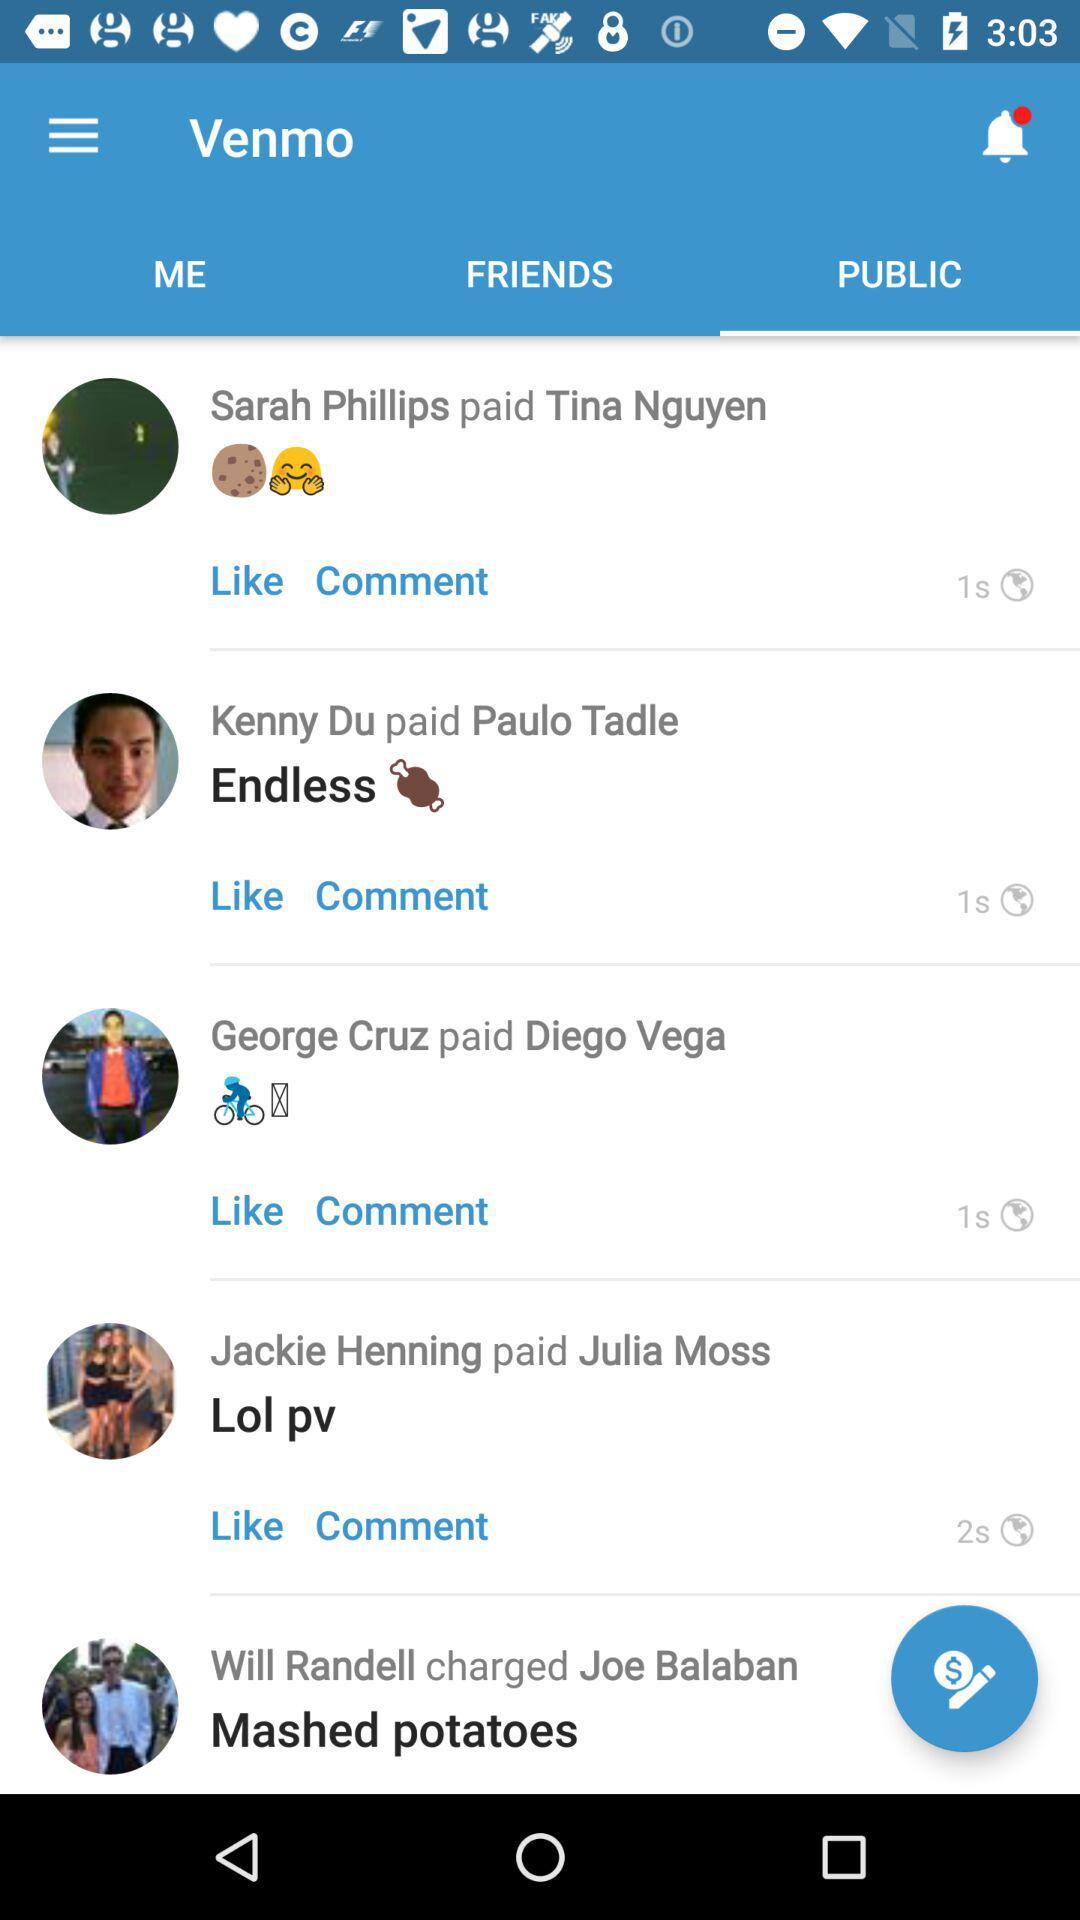 This screenshot has height=1920, width=1080. Describe the element at coordinates (110, 1390) in the screenshot. I see `person avatar` at that location.